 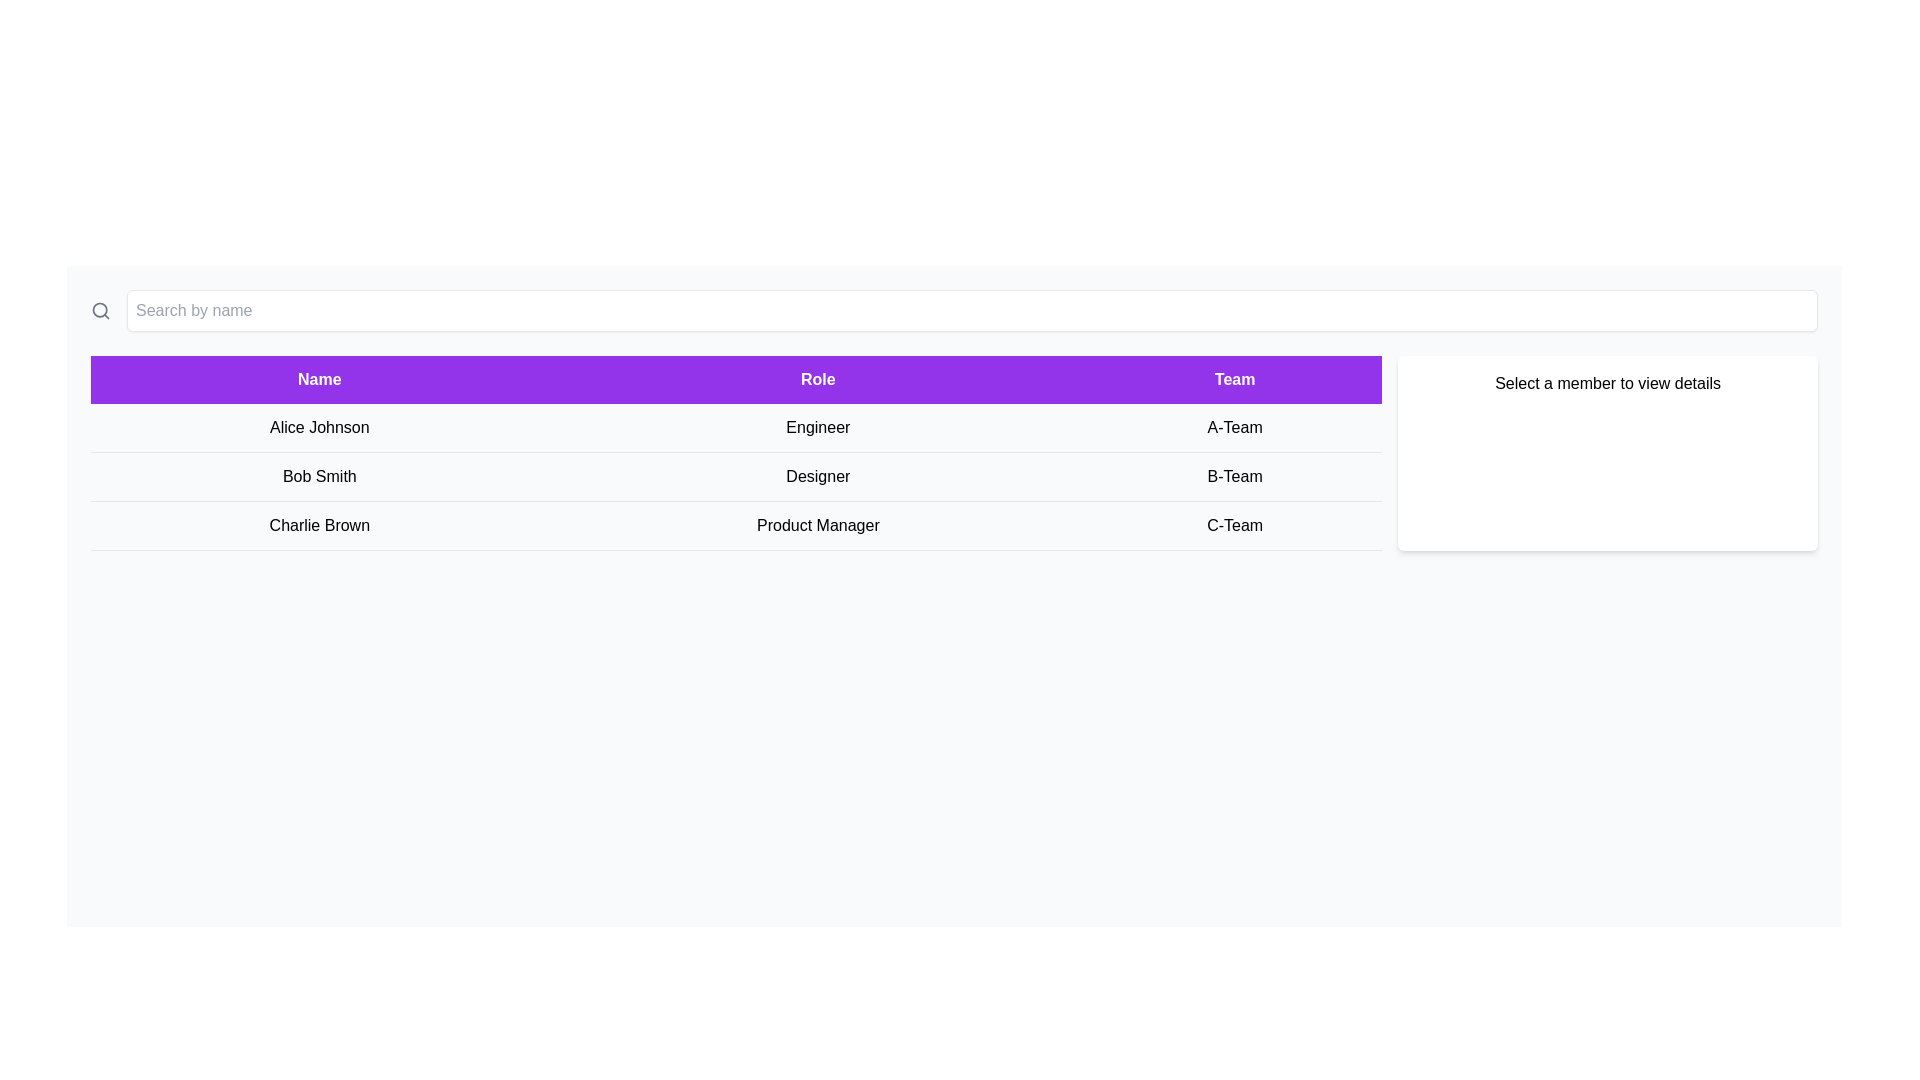 I want to click on the Static text label displaying 'Charlie Brown', which is styled with regular text formatting and located in the third row of a table beneath the 'Name' column header, so click(x=318, y=524).